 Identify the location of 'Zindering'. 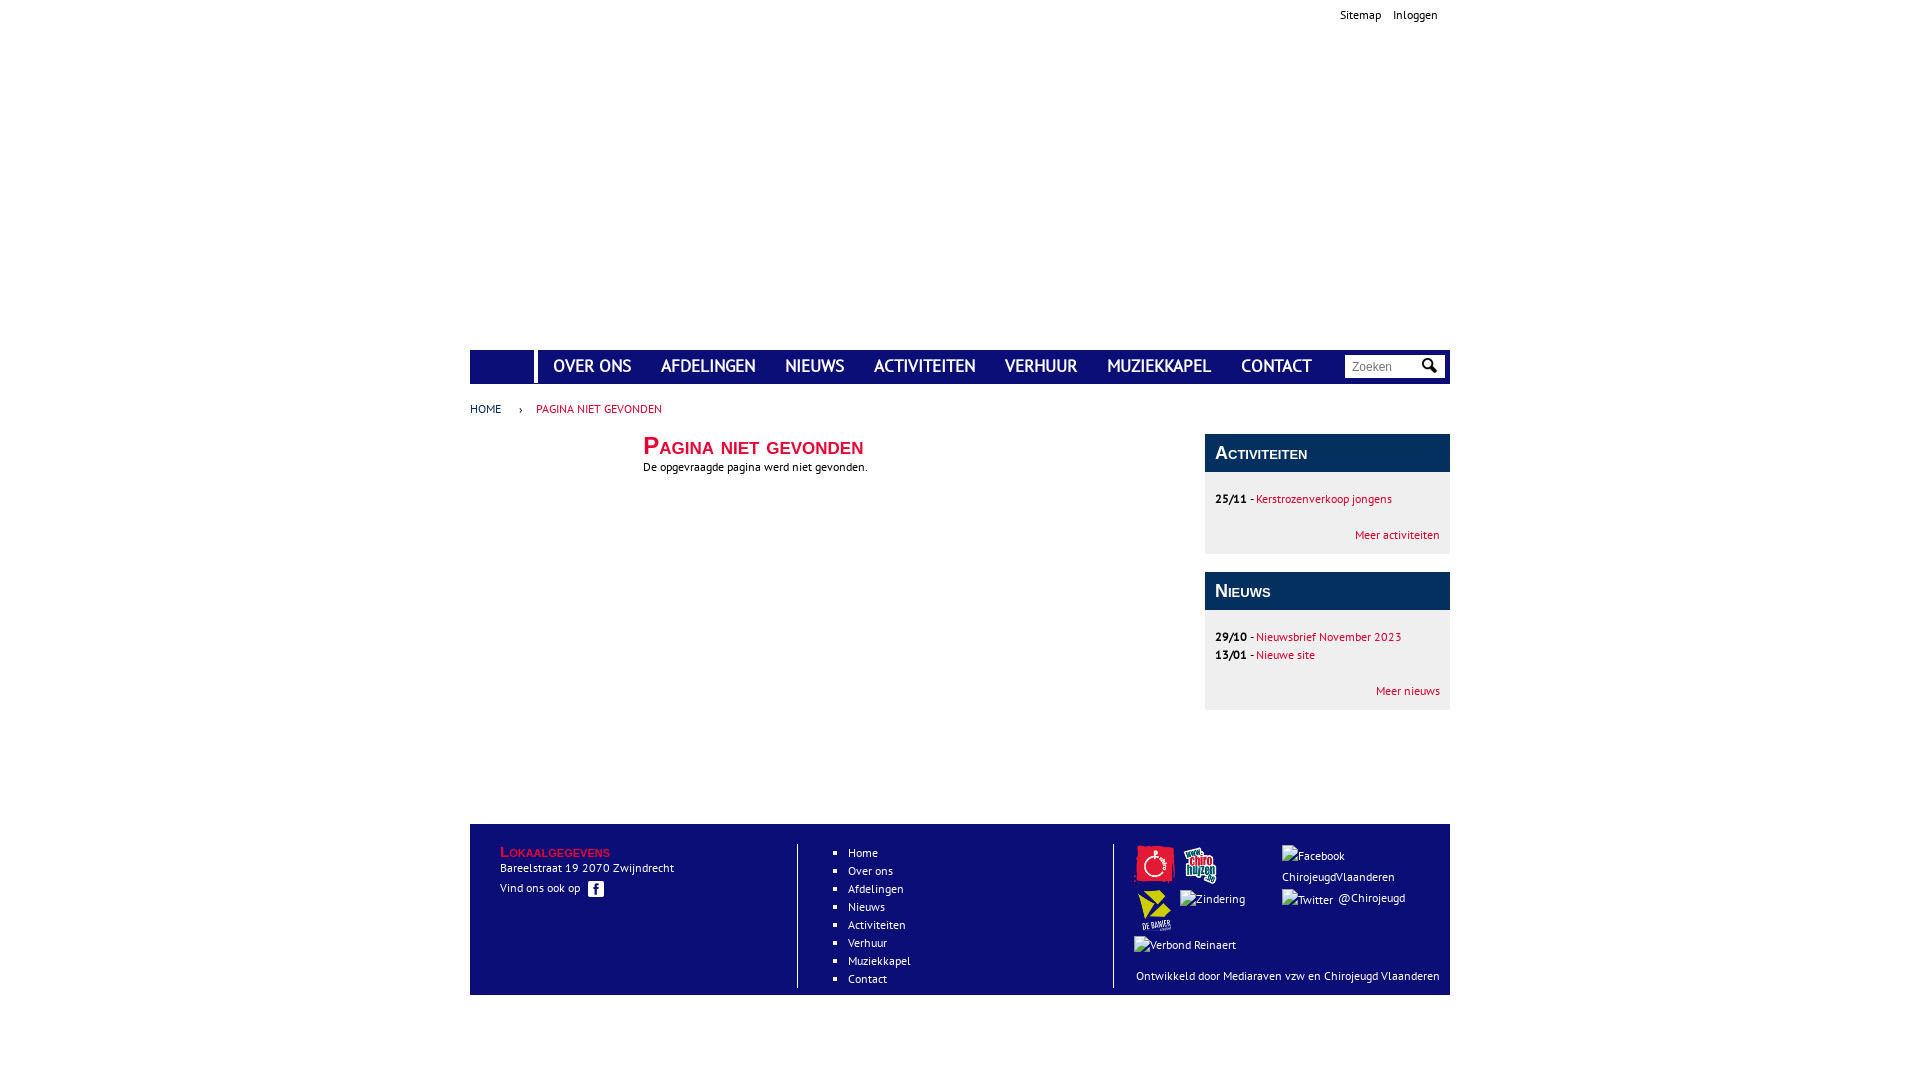
(1187, 944).